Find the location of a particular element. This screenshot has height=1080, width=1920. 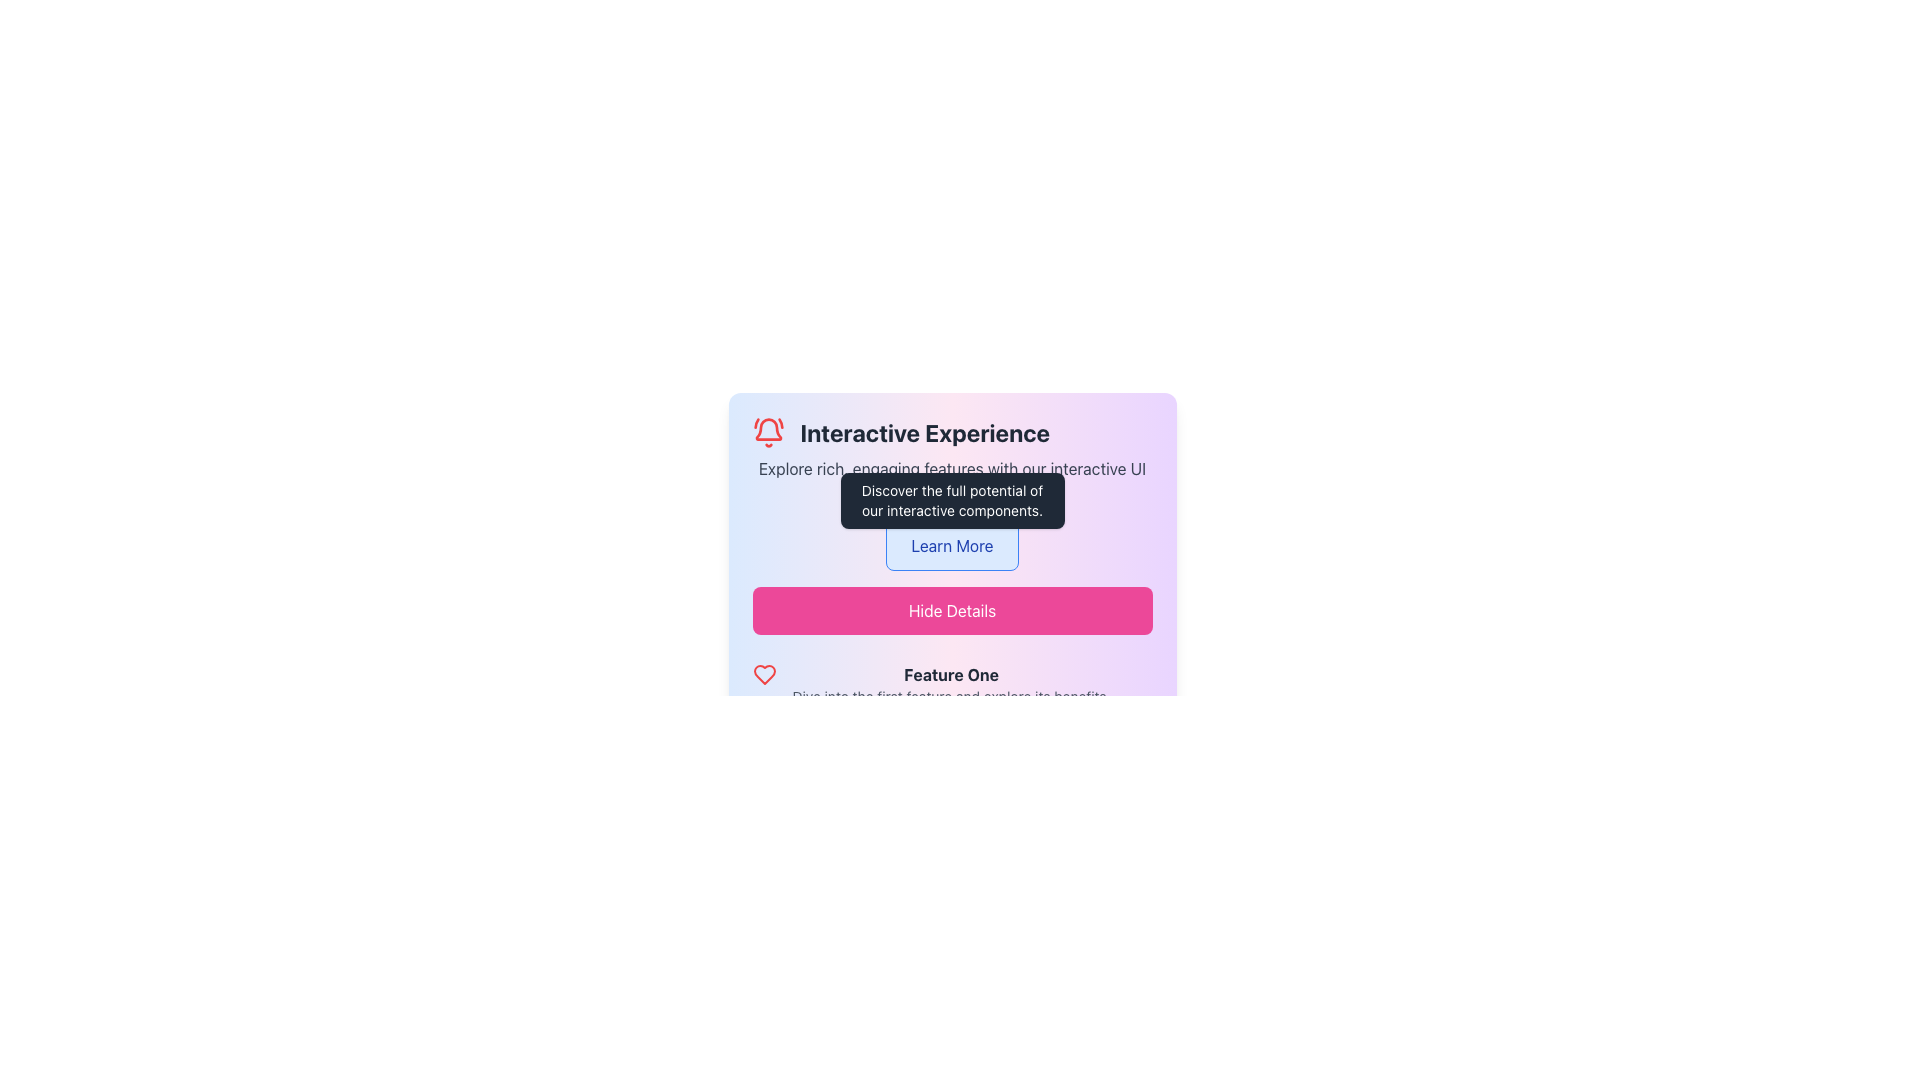

the text element reading 'Dive into the first feature and explore its benefits.' which is located below the title 'Feature One' in the section titled 'Feature One' is located at coordinates (950, 696).